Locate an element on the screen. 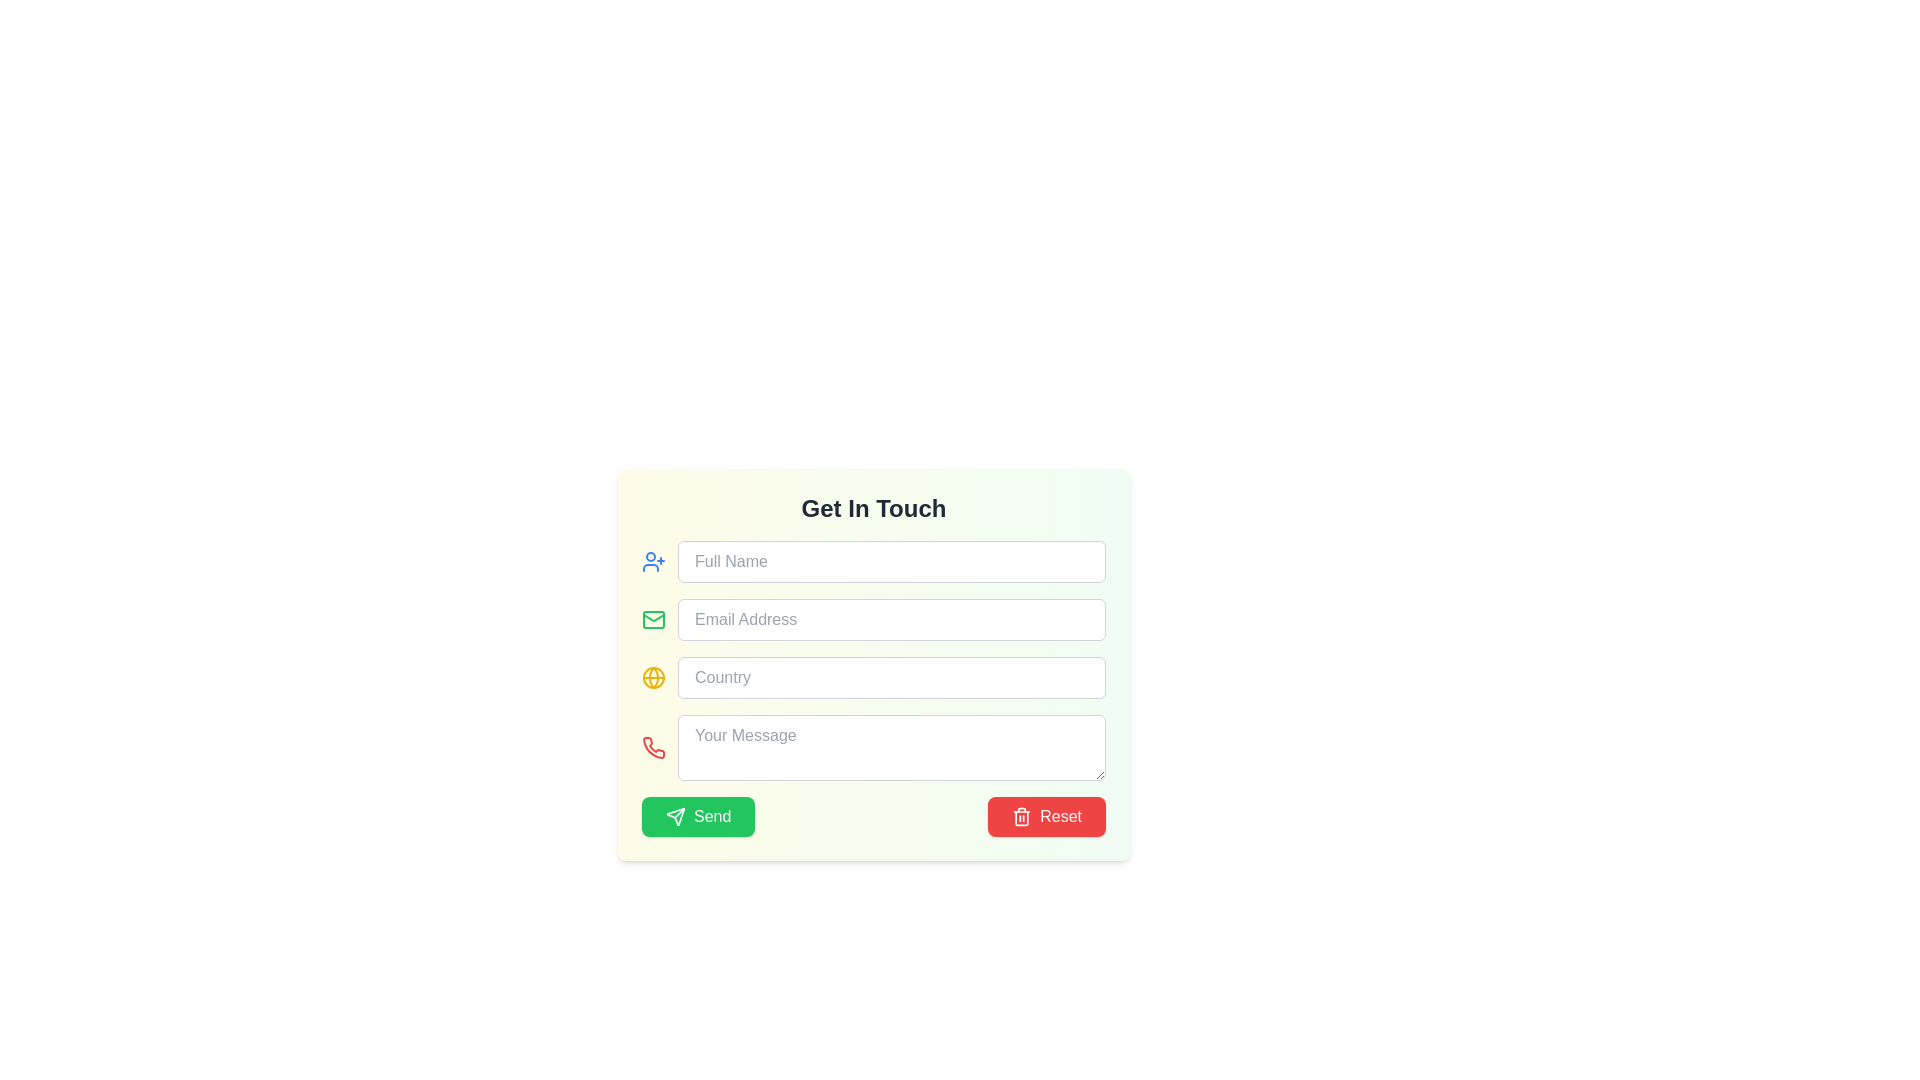  the triangular outline of the envelope flap in the green mail icon, which serves as a visual indicator for the 'Email Address' input field in the contact form is located at coordinates (653, 616).